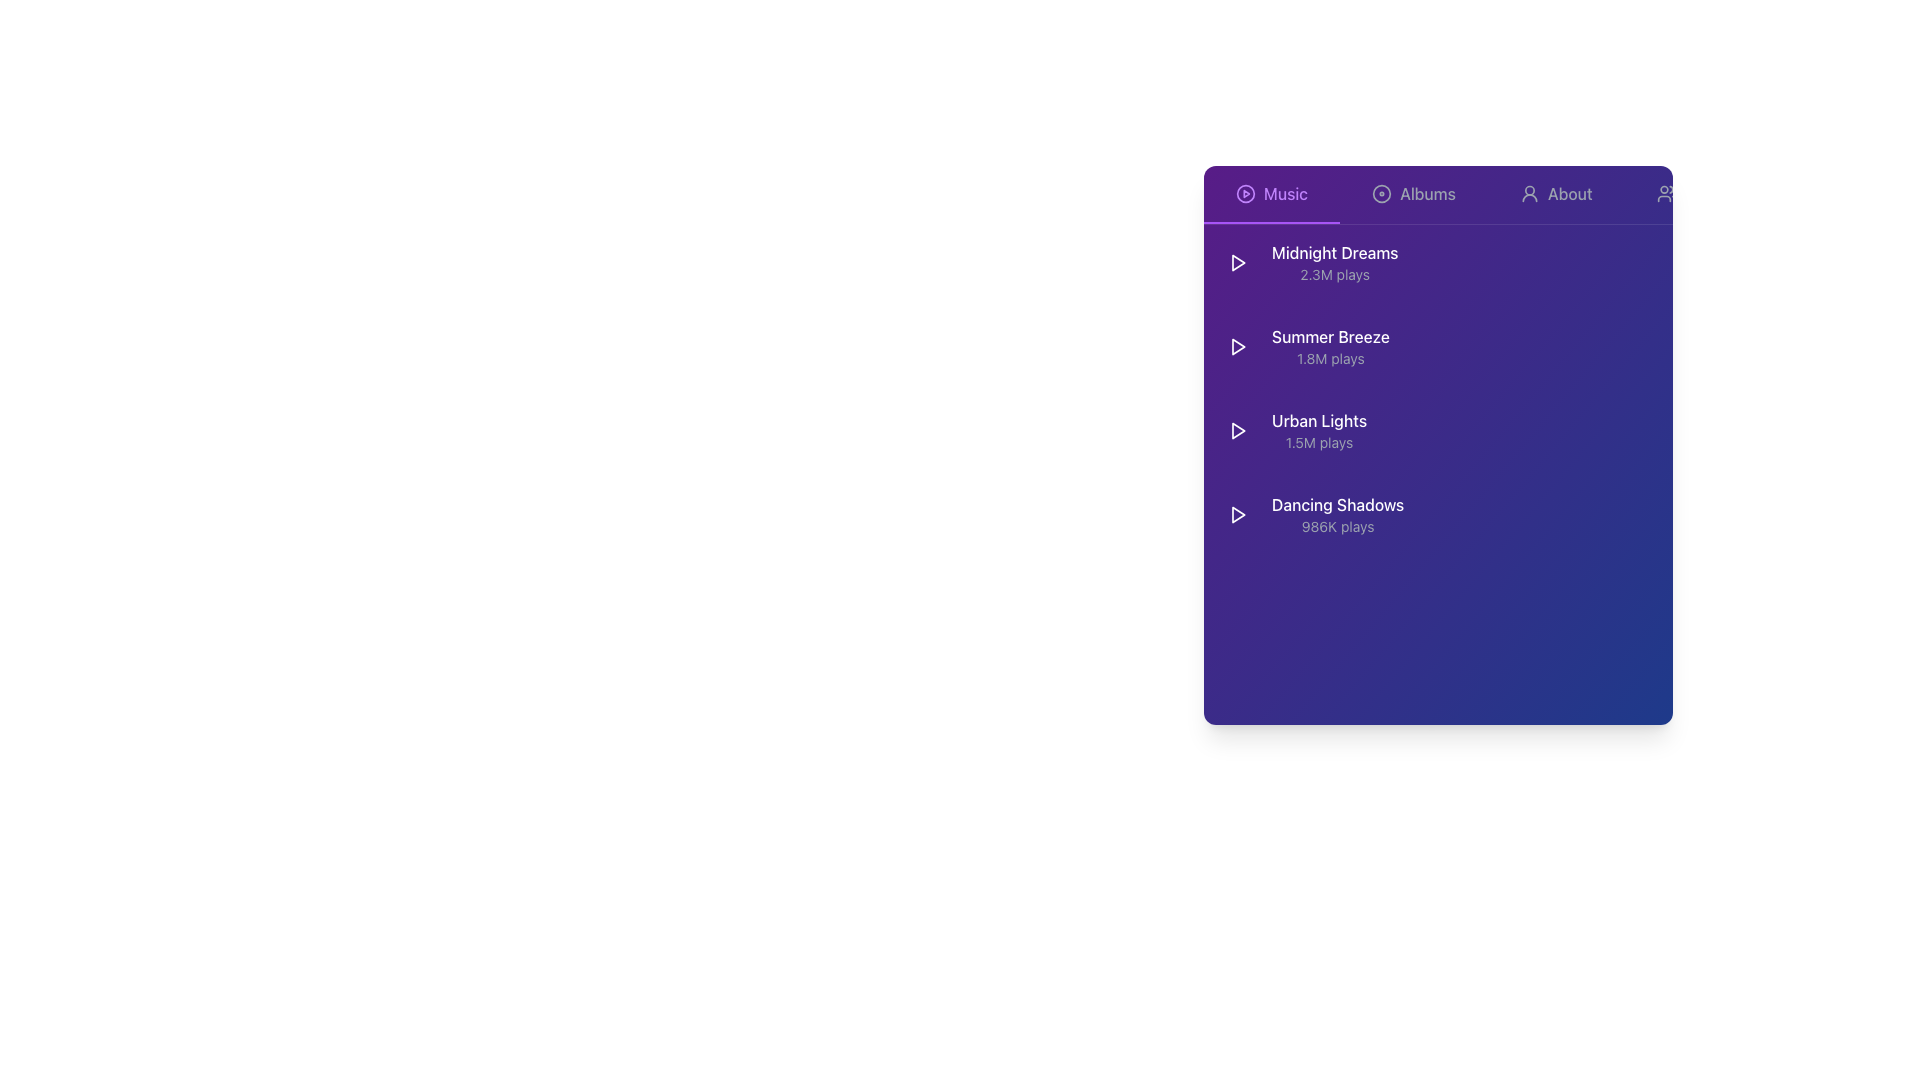  What do you see at coordinates (1335, 252) in the screenshot?
I see `the text label displaying 'Midnight Dreams' in white against a purple background, located above '2.3M plays' in a vertical list structure` at bounding box center [1335, 252].